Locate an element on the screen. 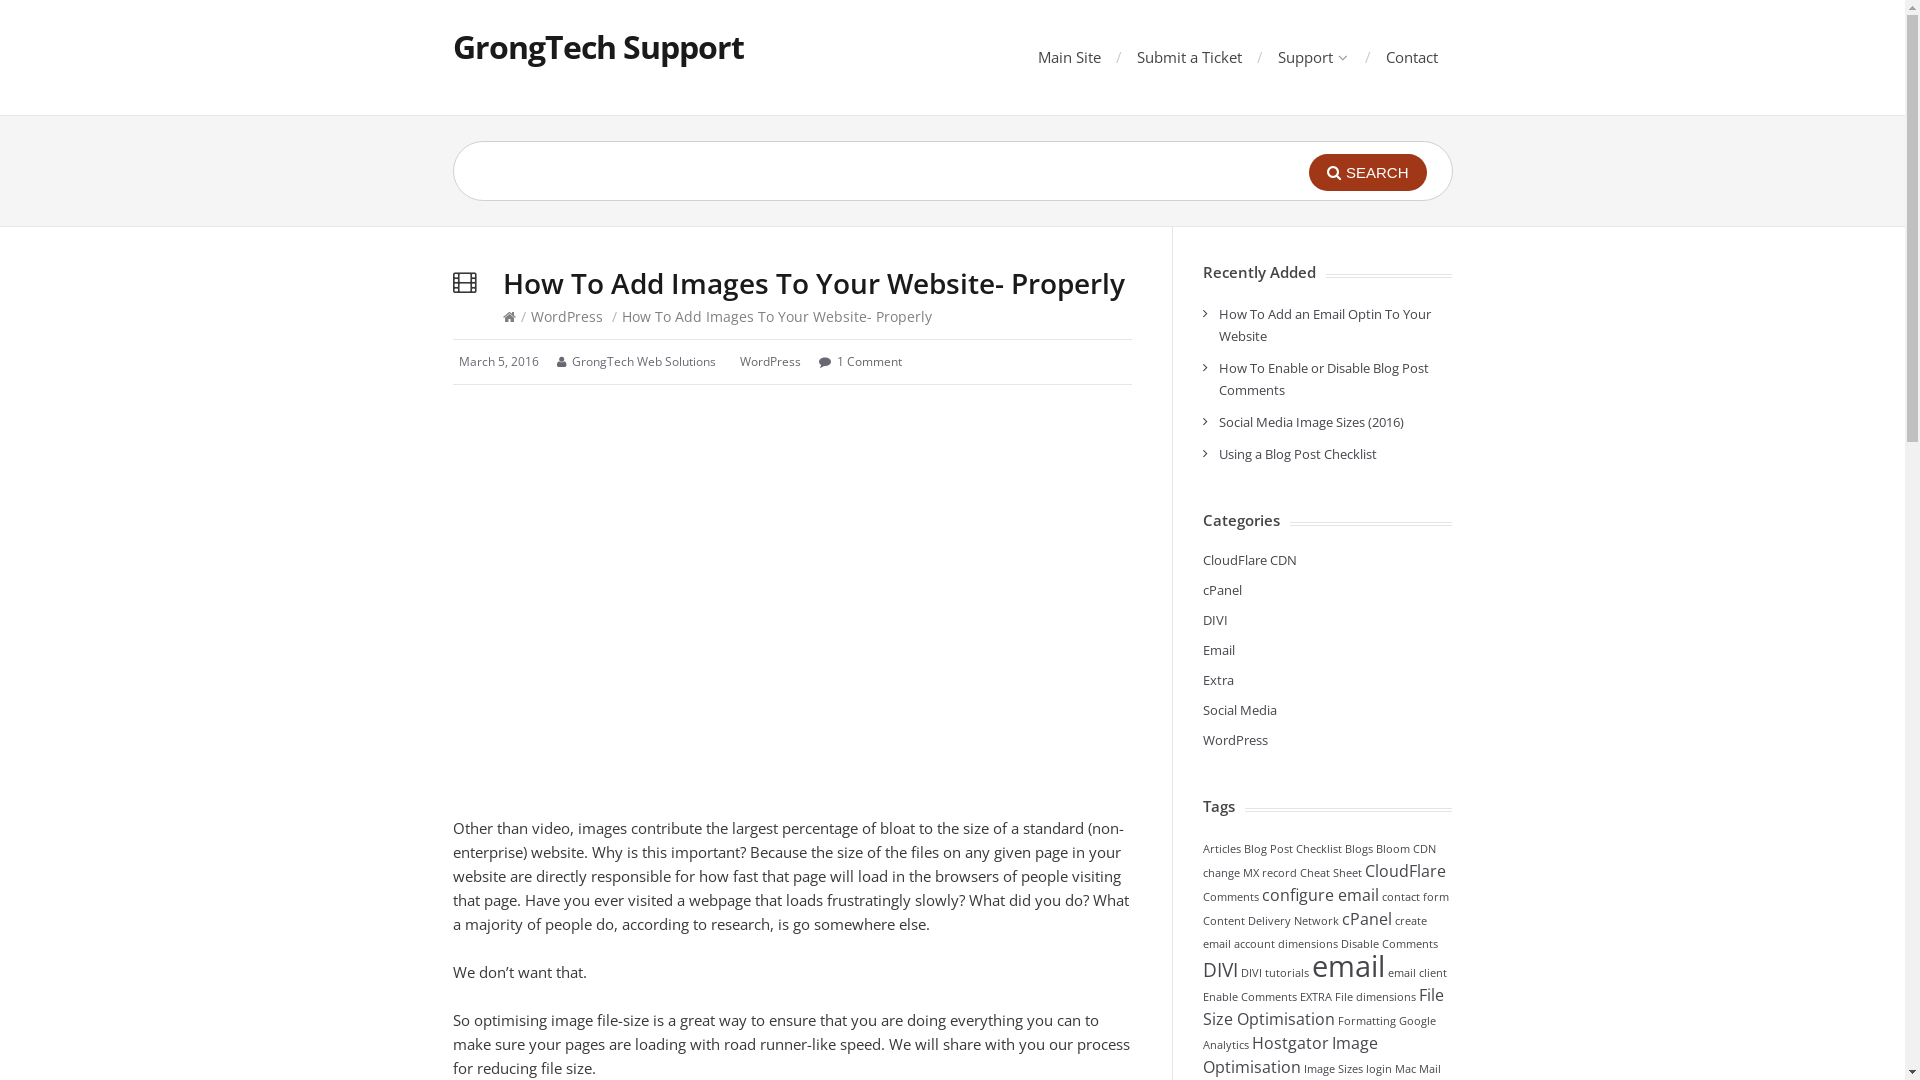 This screenshot has width=1920, height=1080. 'contact form' is located at coordinates (1414, 896).